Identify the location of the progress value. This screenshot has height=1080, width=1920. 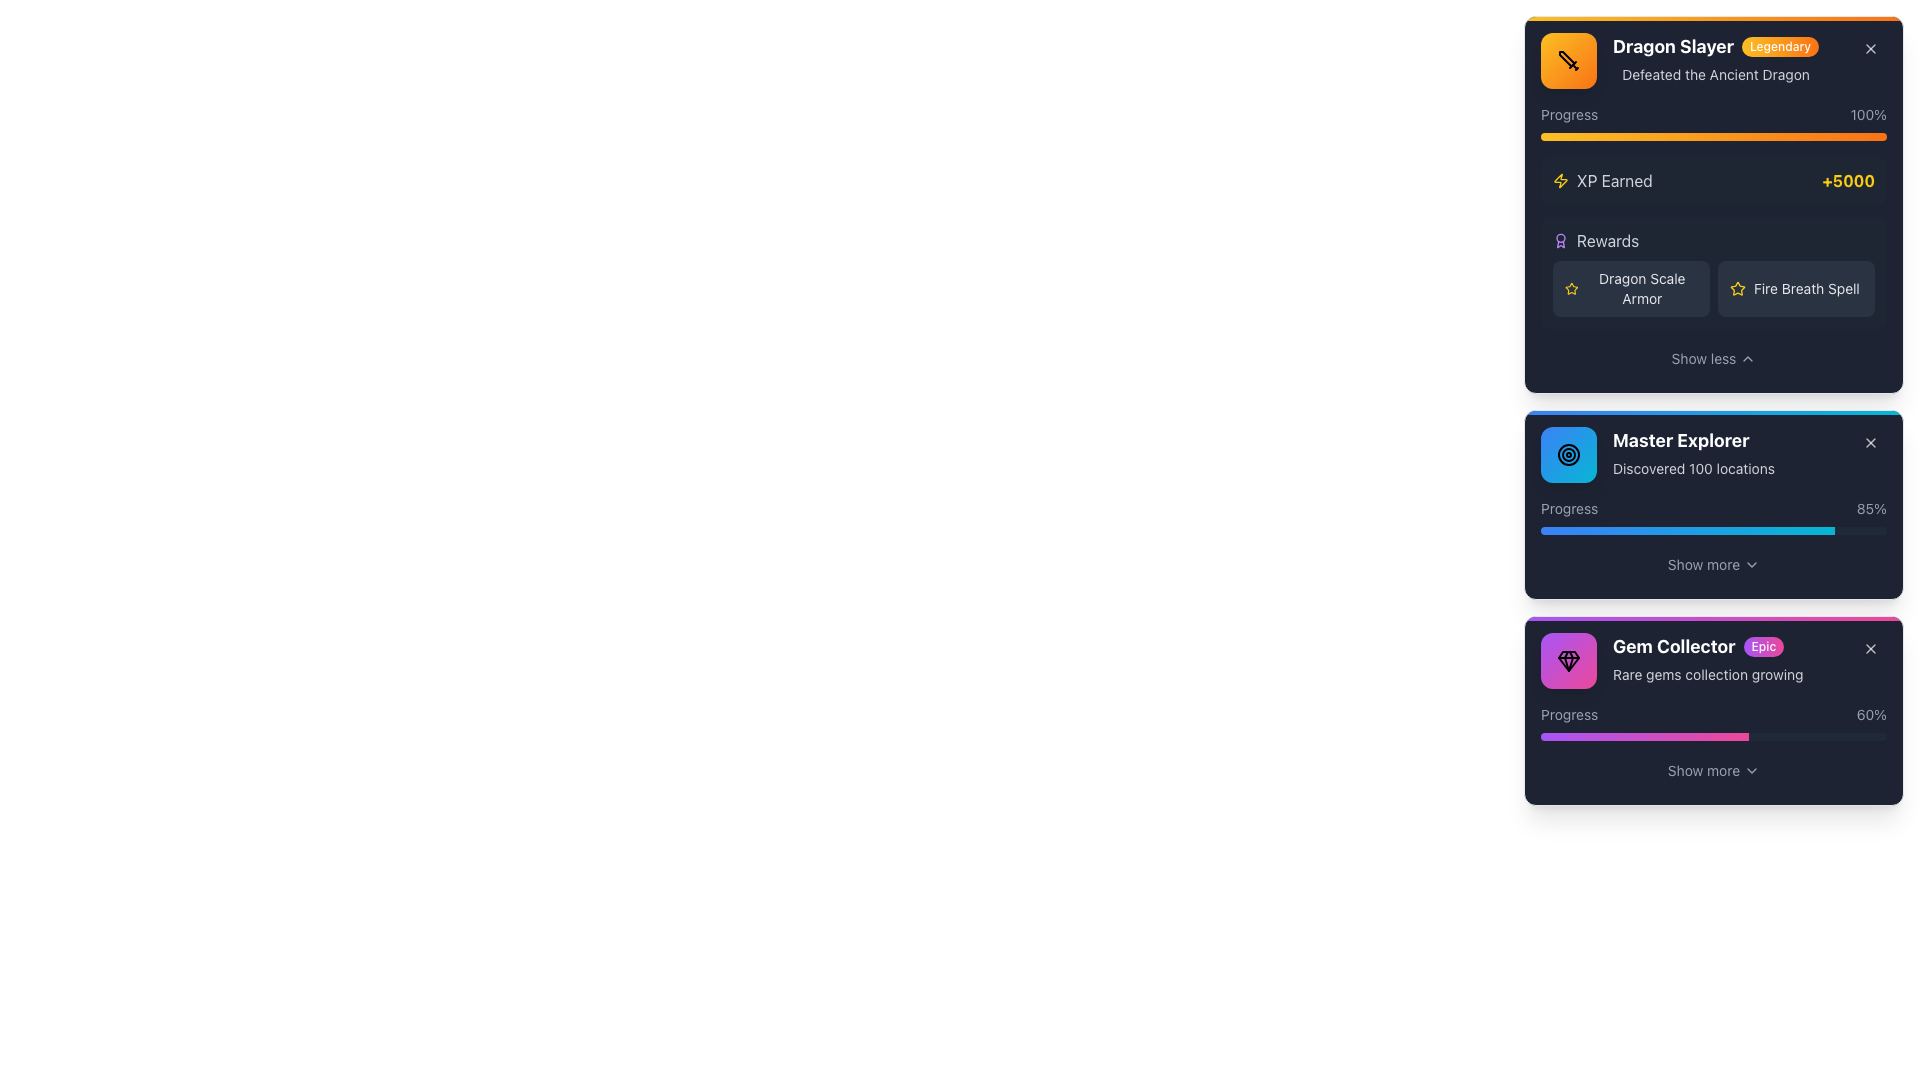
(1638, 736).